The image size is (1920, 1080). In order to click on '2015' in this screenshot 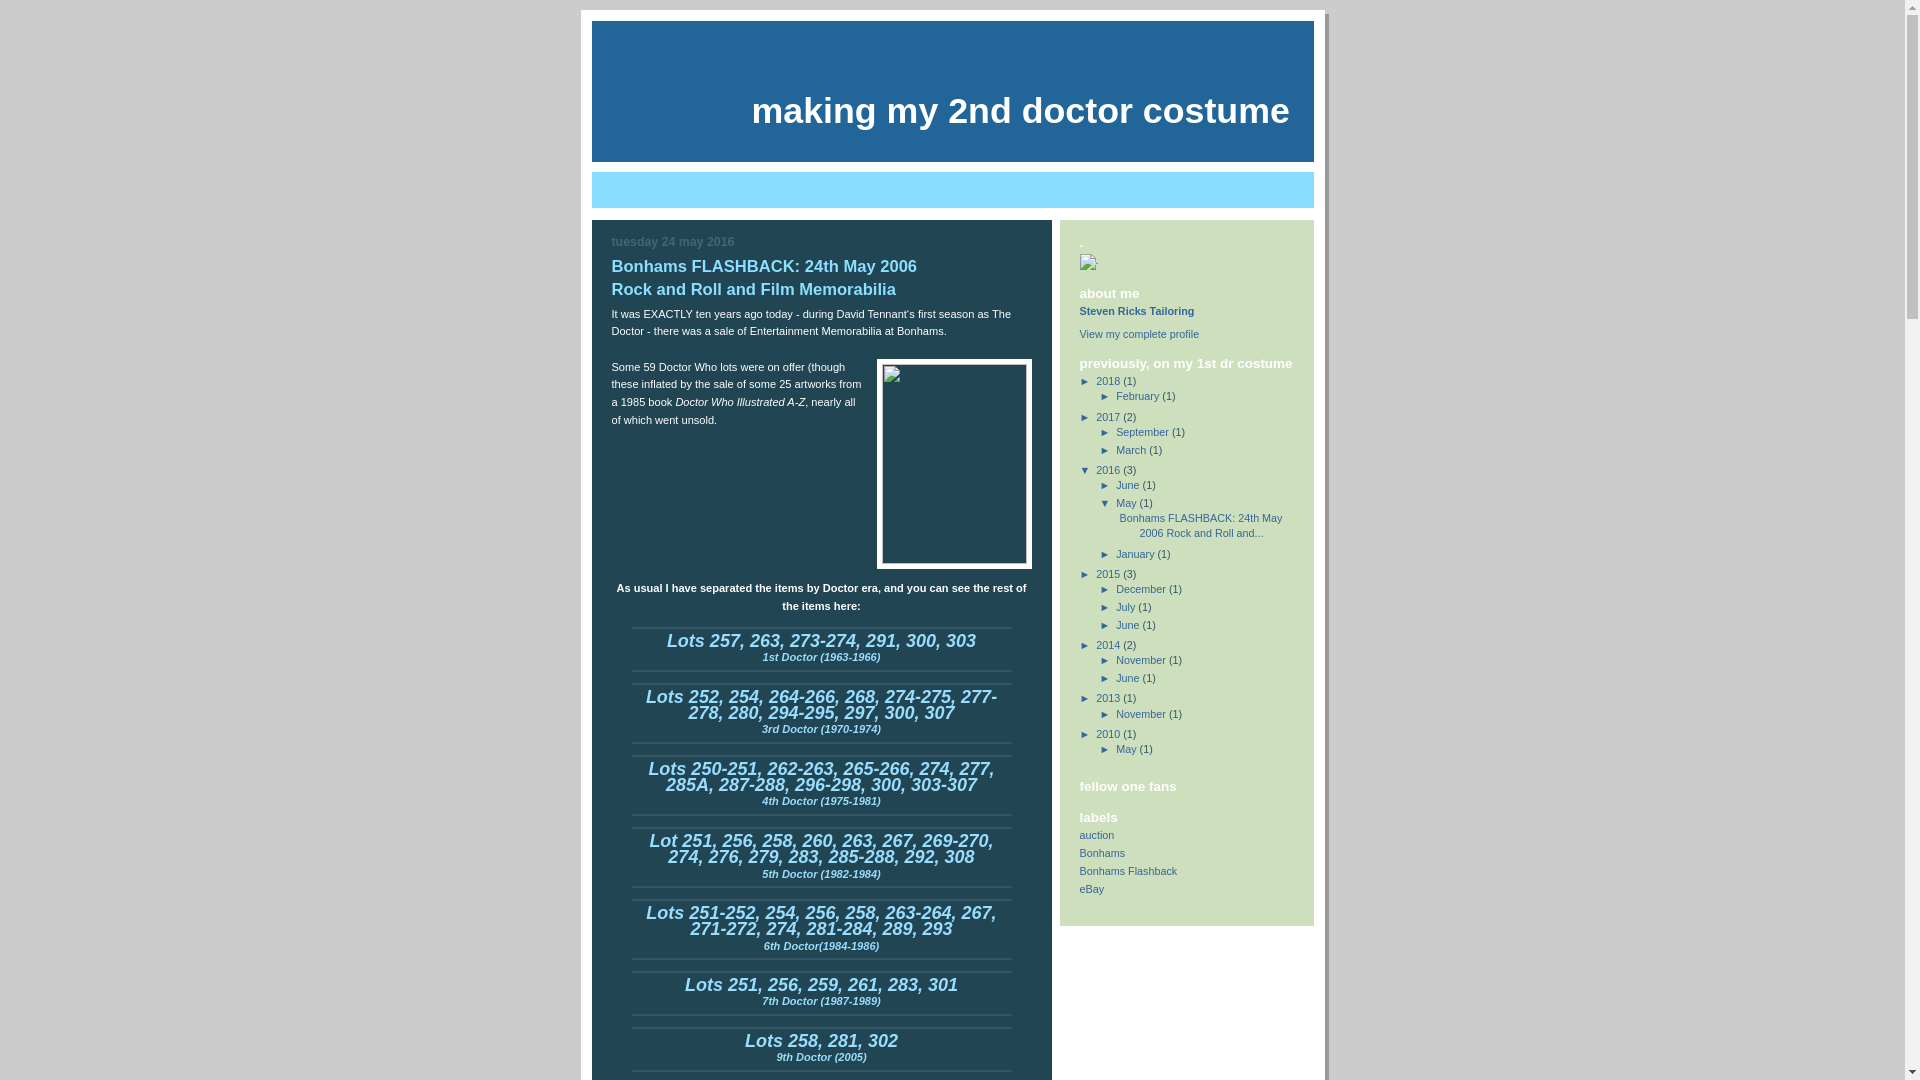, I will do `click(1108, 574)`.